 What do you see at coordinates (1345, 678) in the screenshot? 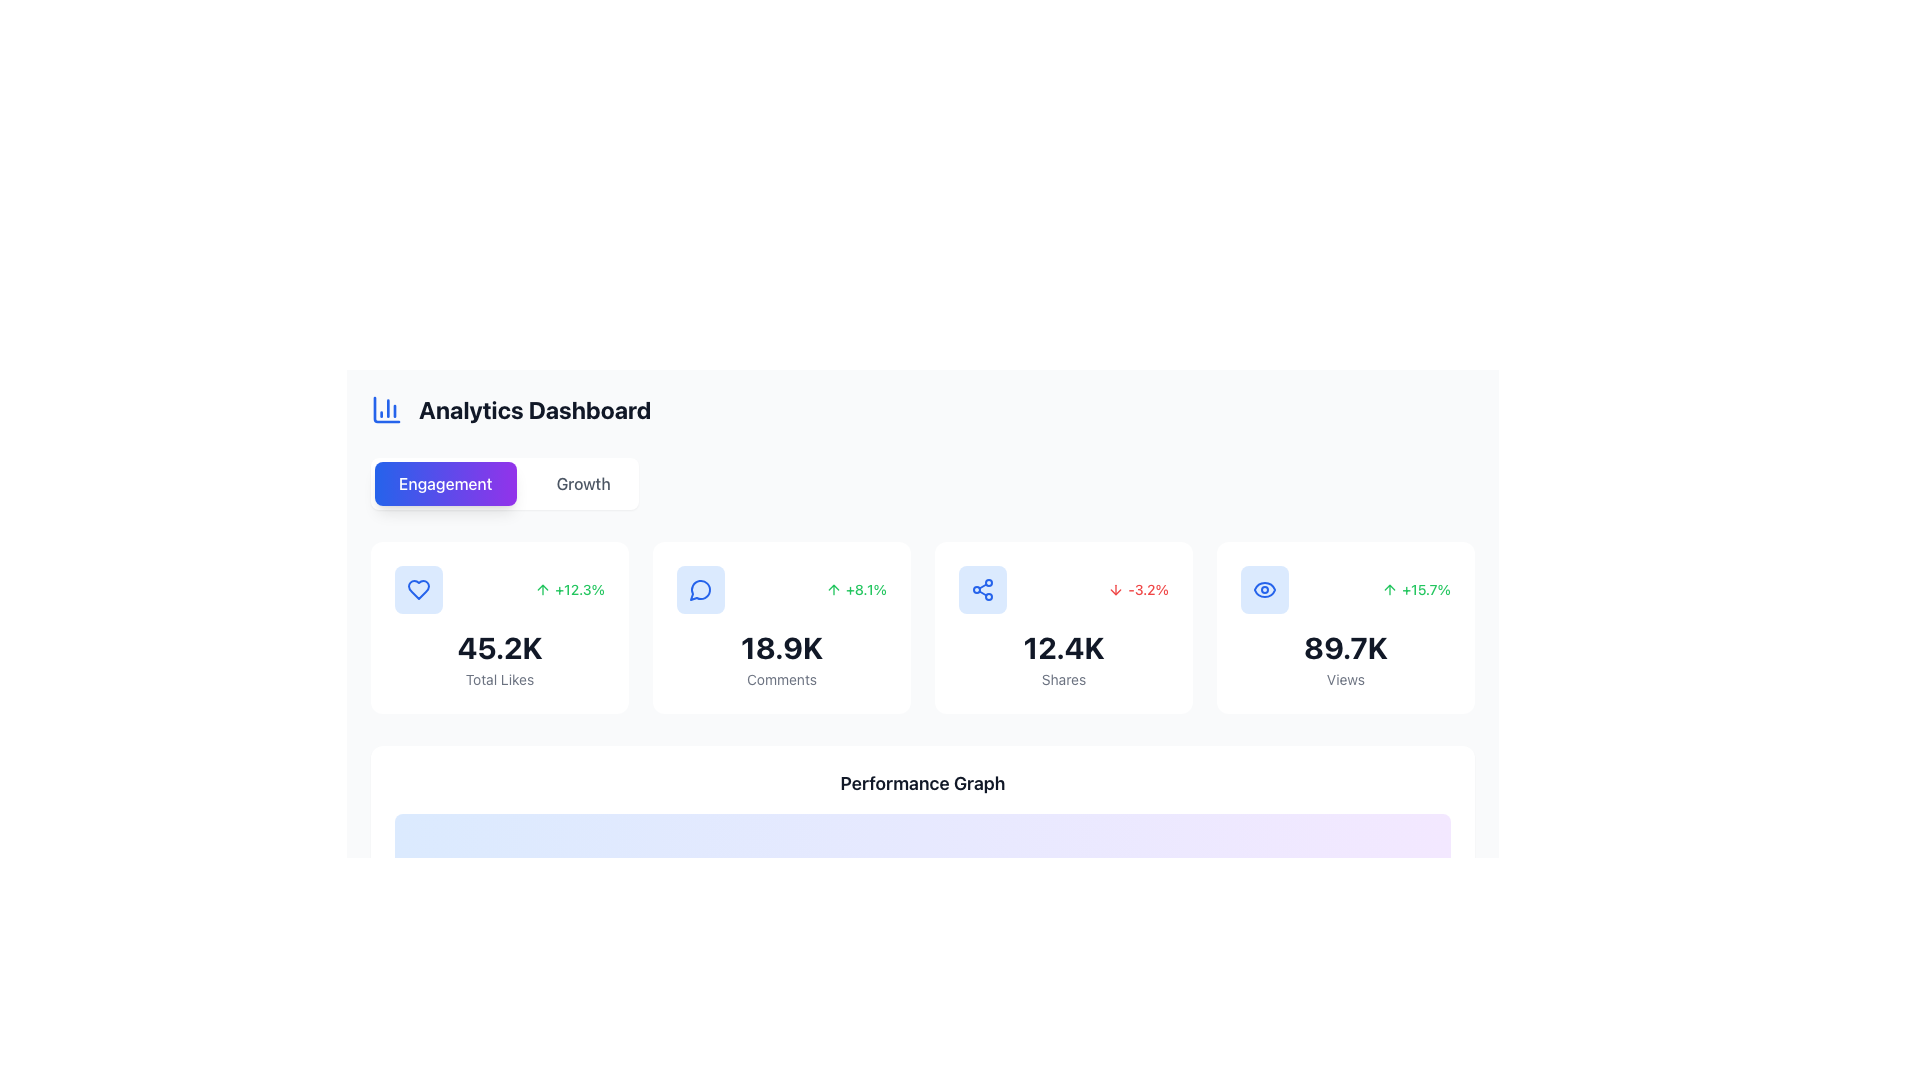
I see `the 'Views' text label displayed in a small gray font, located below the '89.7K' display within the card in the fourth column of the main dashboard view` at bounding box center [1345, 678].